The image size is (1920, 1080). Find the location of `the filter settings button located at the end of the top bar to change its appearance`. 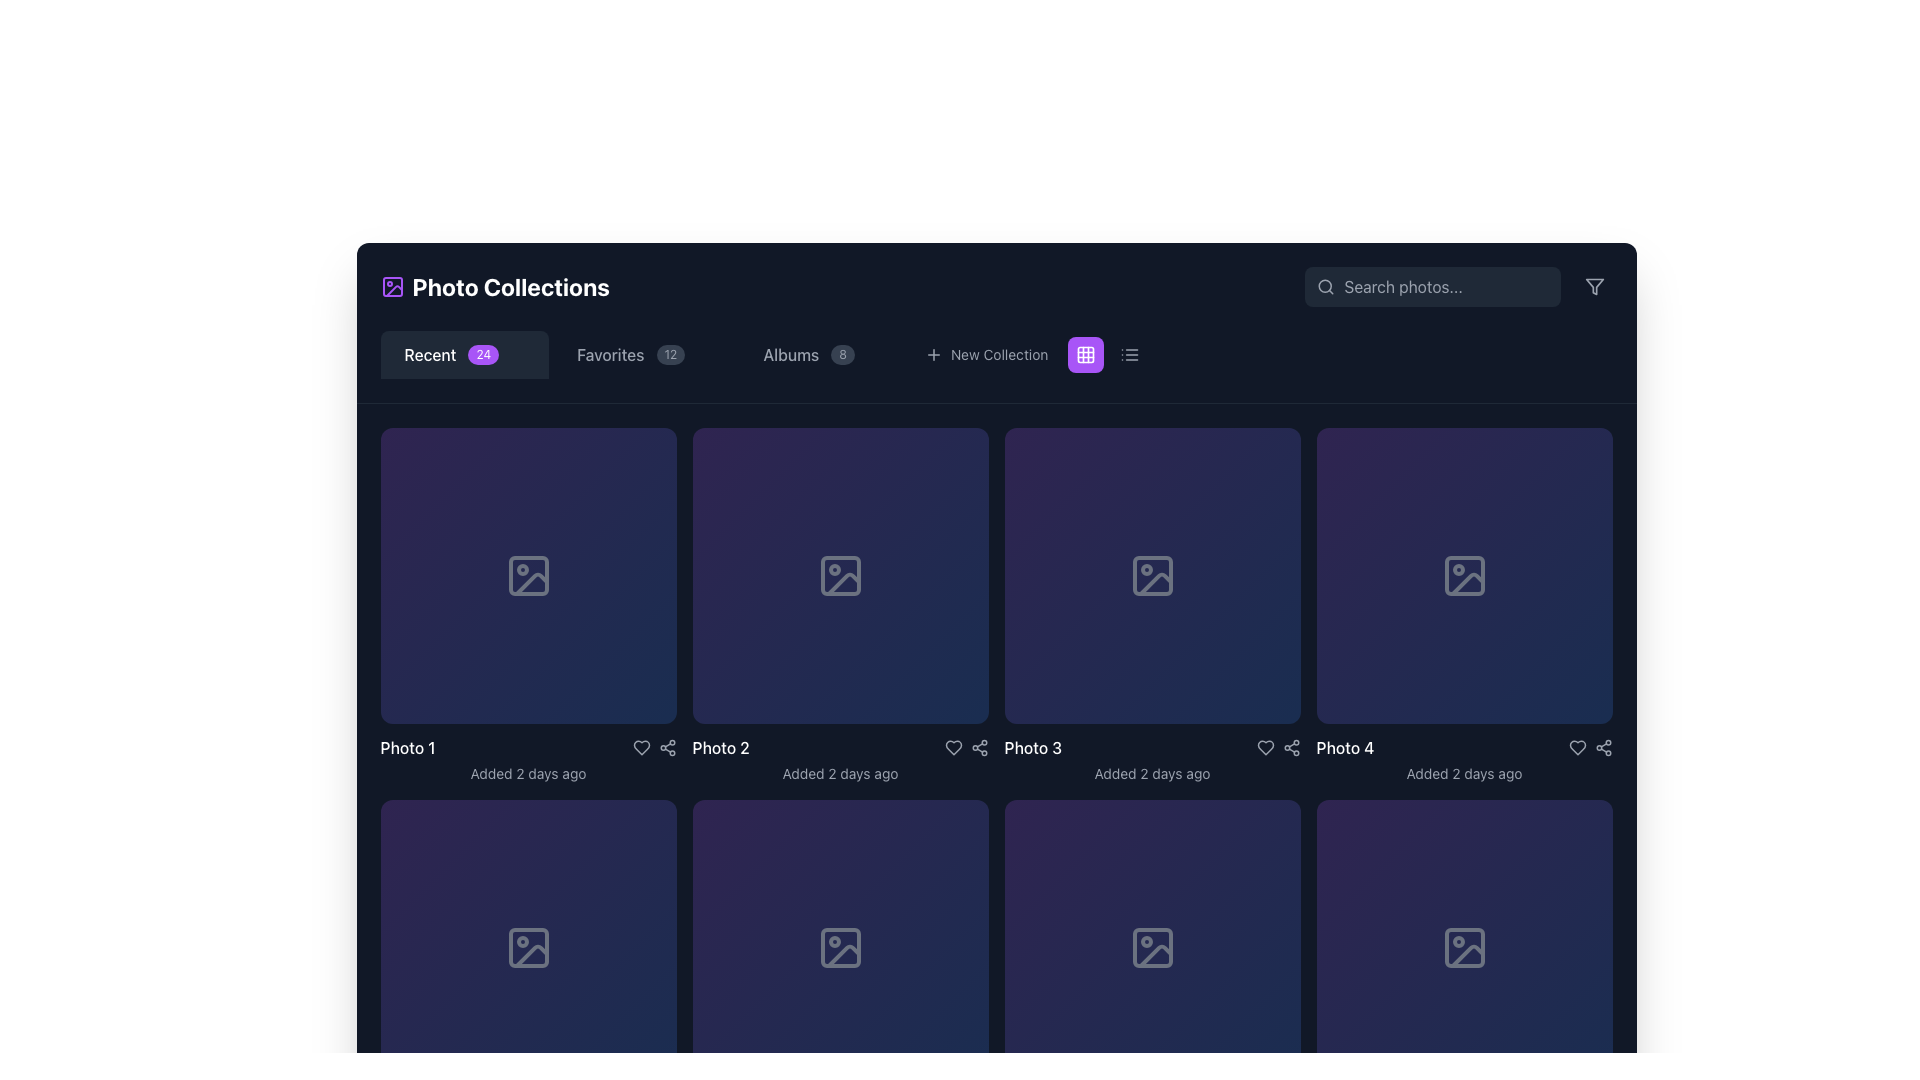

the filter settings button located at the end of the top bar to change its appearance is located at coordinates (1593, 286).